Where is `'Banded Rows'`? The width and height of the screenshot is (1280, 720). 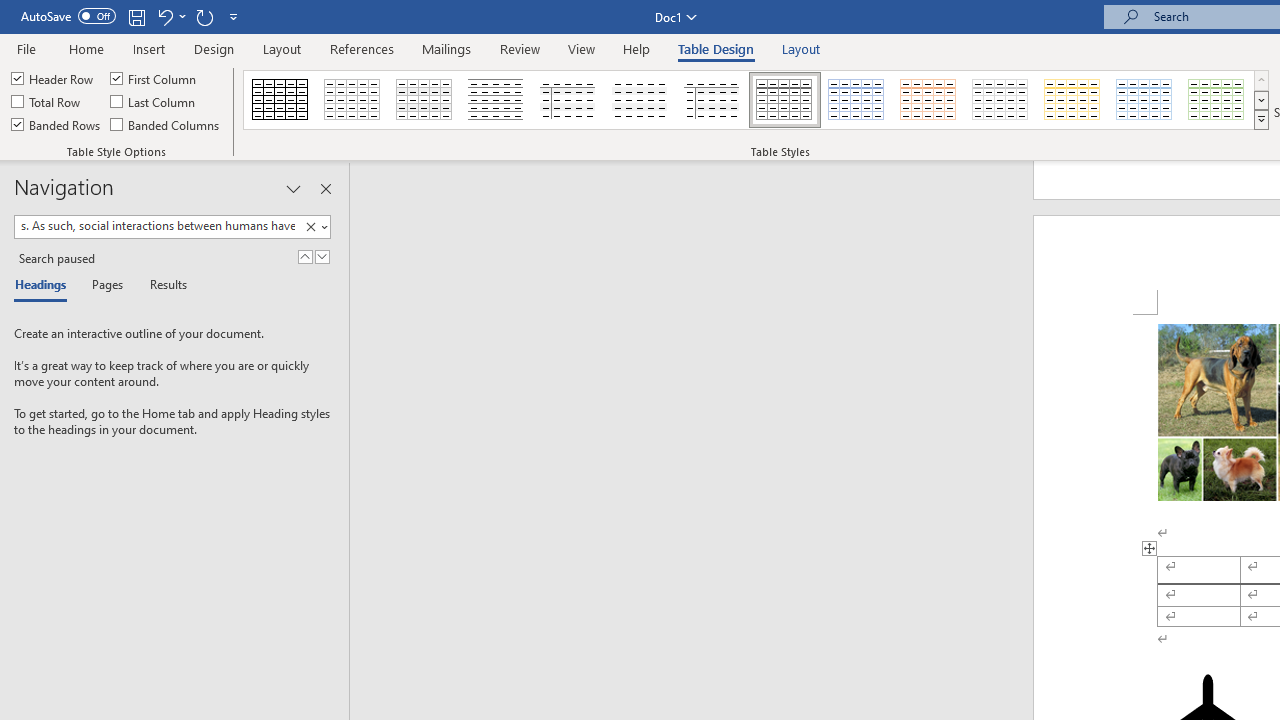
'Banded Rows' is located at coordinates (57, 124).